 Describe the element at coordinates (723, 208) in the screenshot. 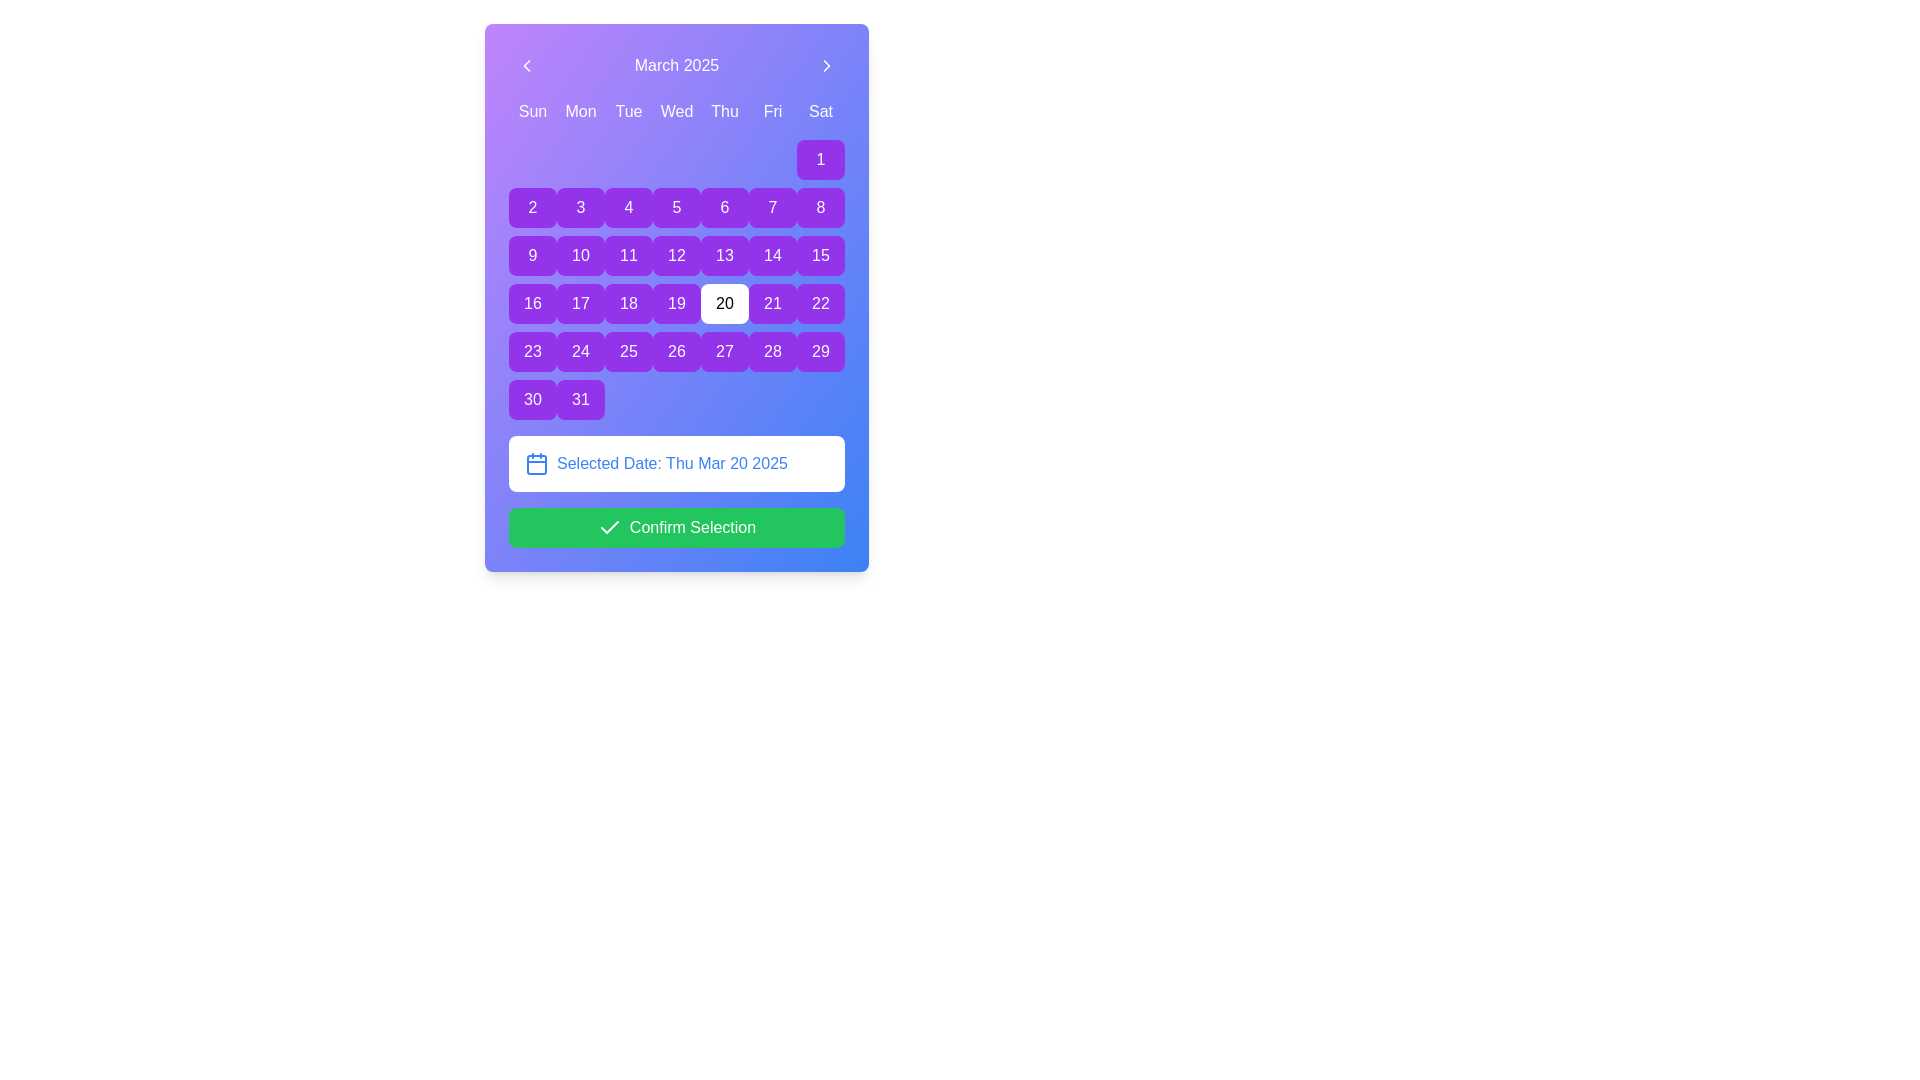

I see `the rectangular button labeled '6' with a purple background` at that location.